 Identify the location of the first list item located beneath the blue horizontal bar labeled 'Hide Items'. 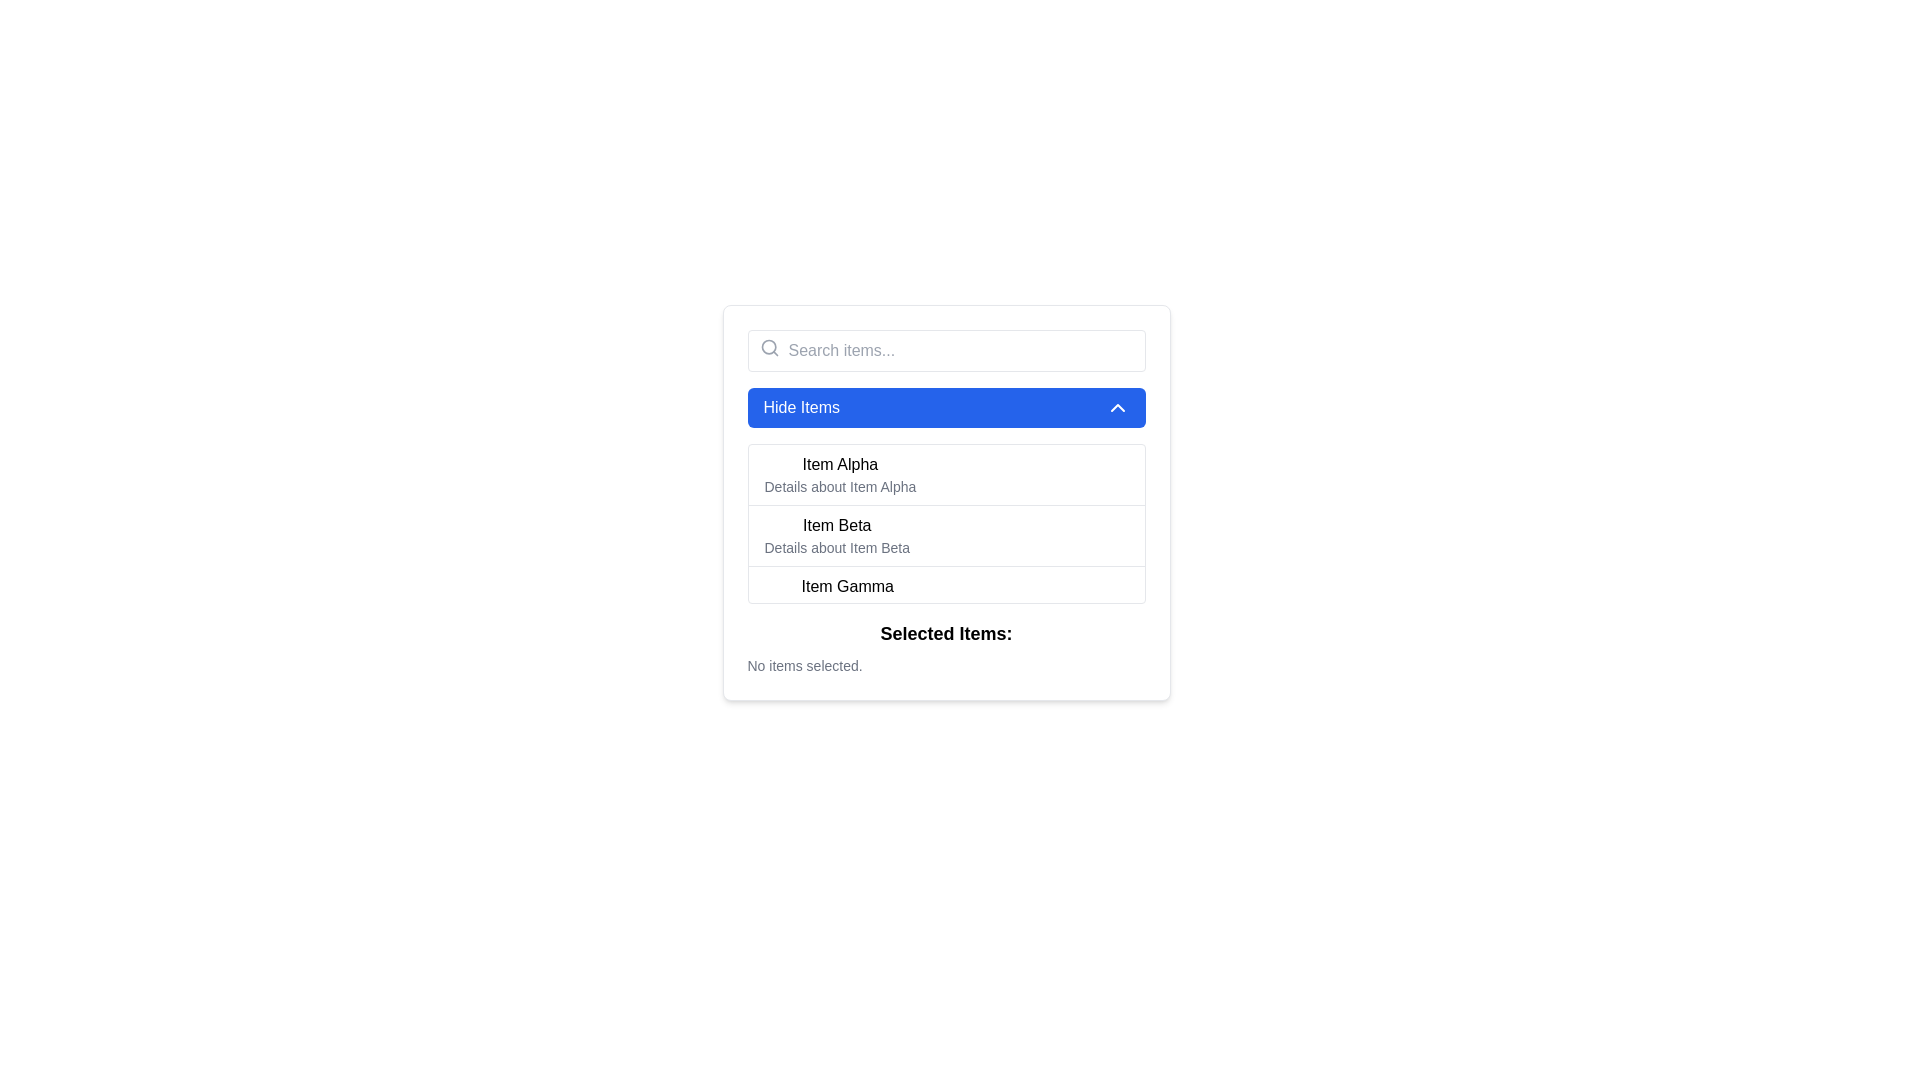
(840, 474).